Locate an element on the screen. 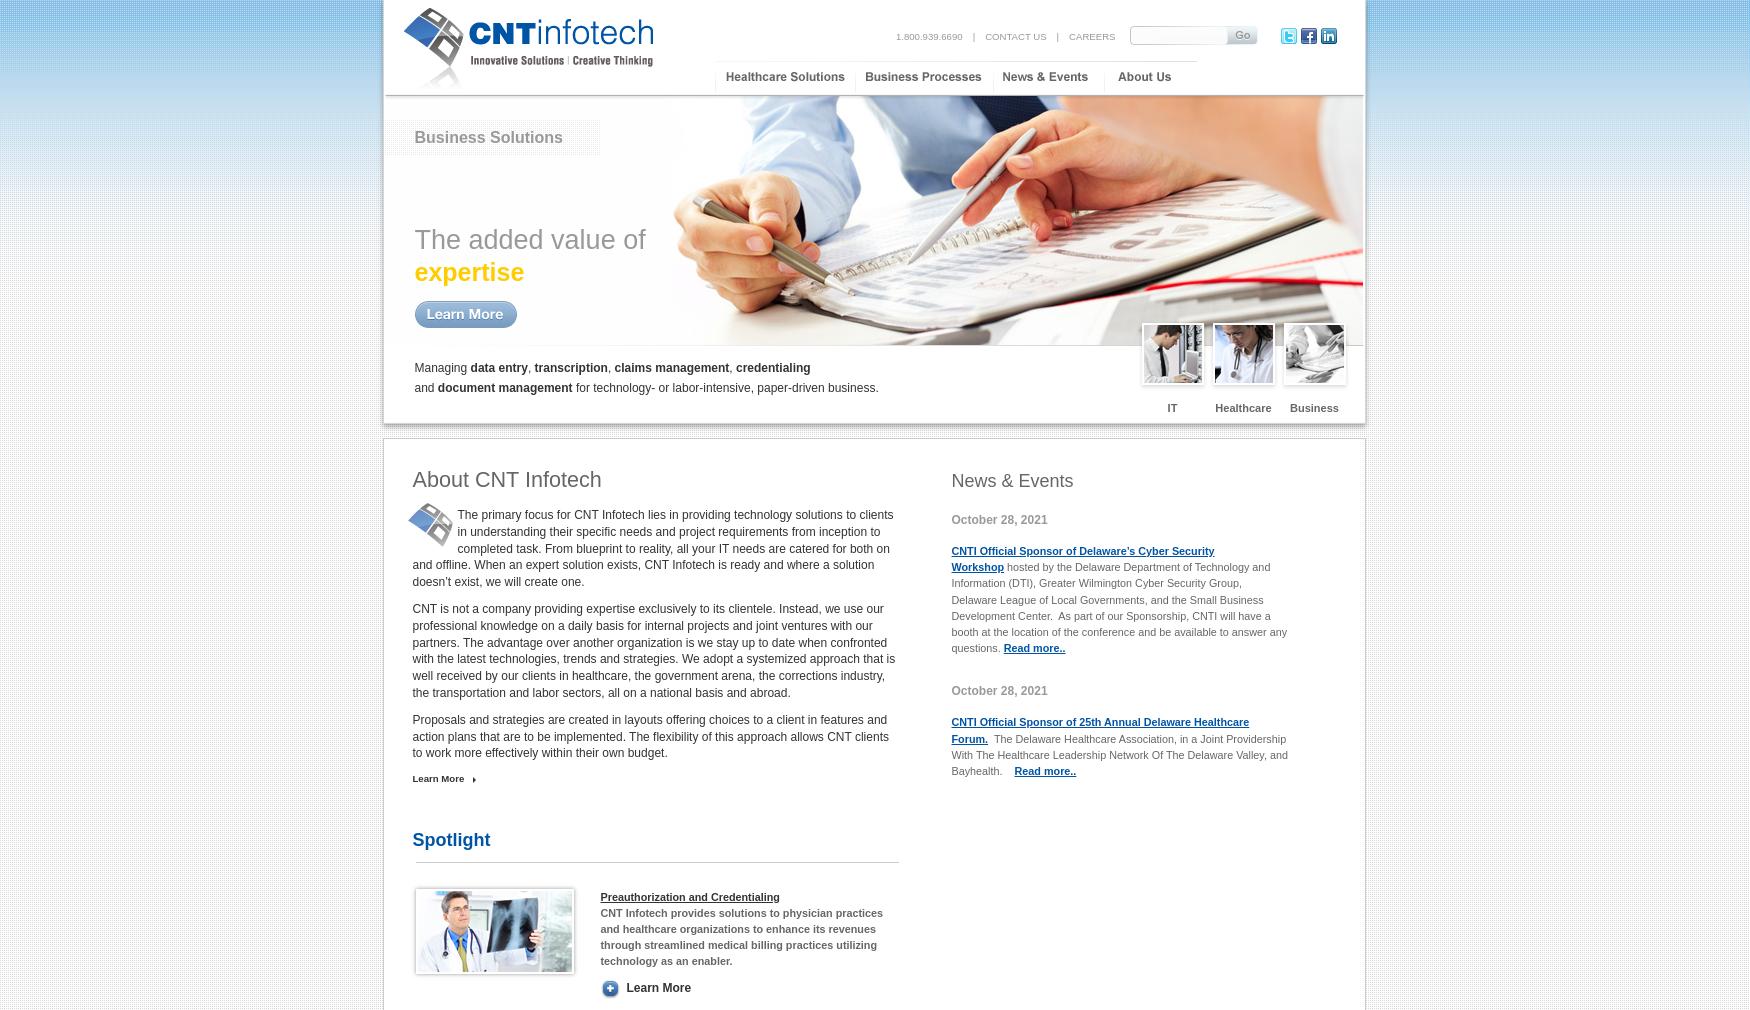 The image size is (1750, 1010). 'CNTI Official Sponsor of Delaware’s Cyber Security Workshop' is located at coordinates (950, 558).